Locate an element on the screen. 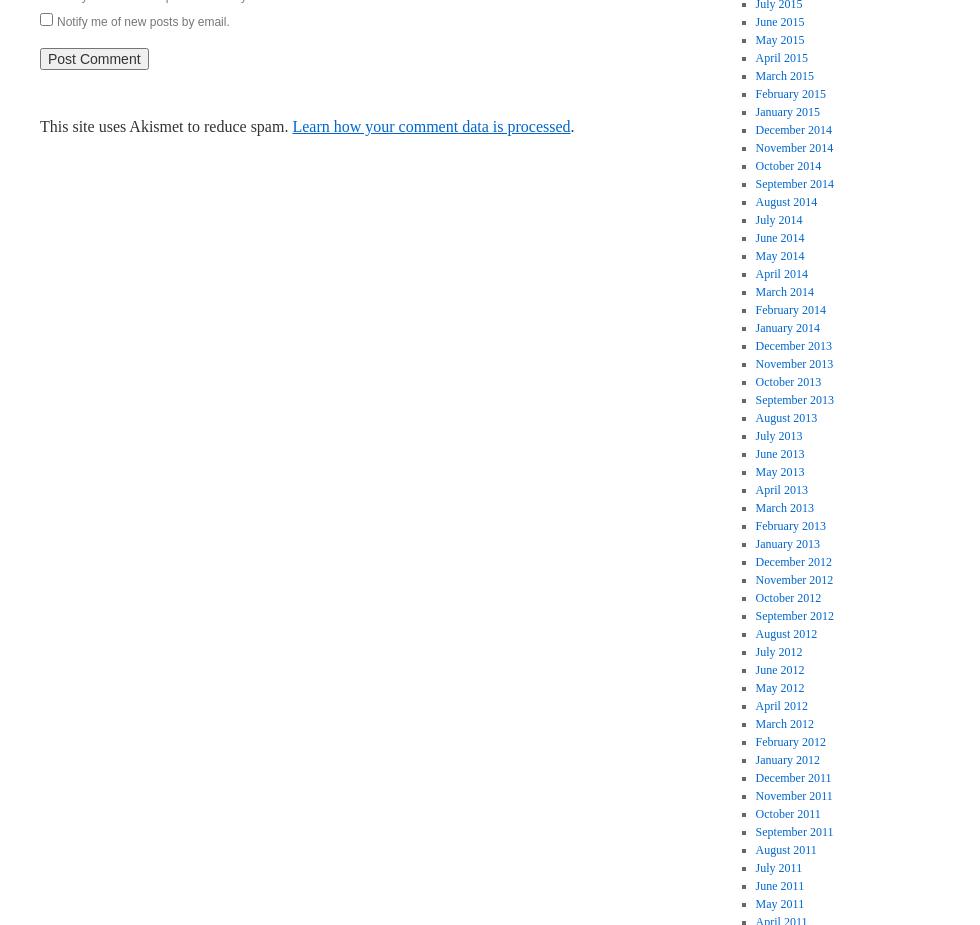  'December 2013' is located at coordinates (793, 345).